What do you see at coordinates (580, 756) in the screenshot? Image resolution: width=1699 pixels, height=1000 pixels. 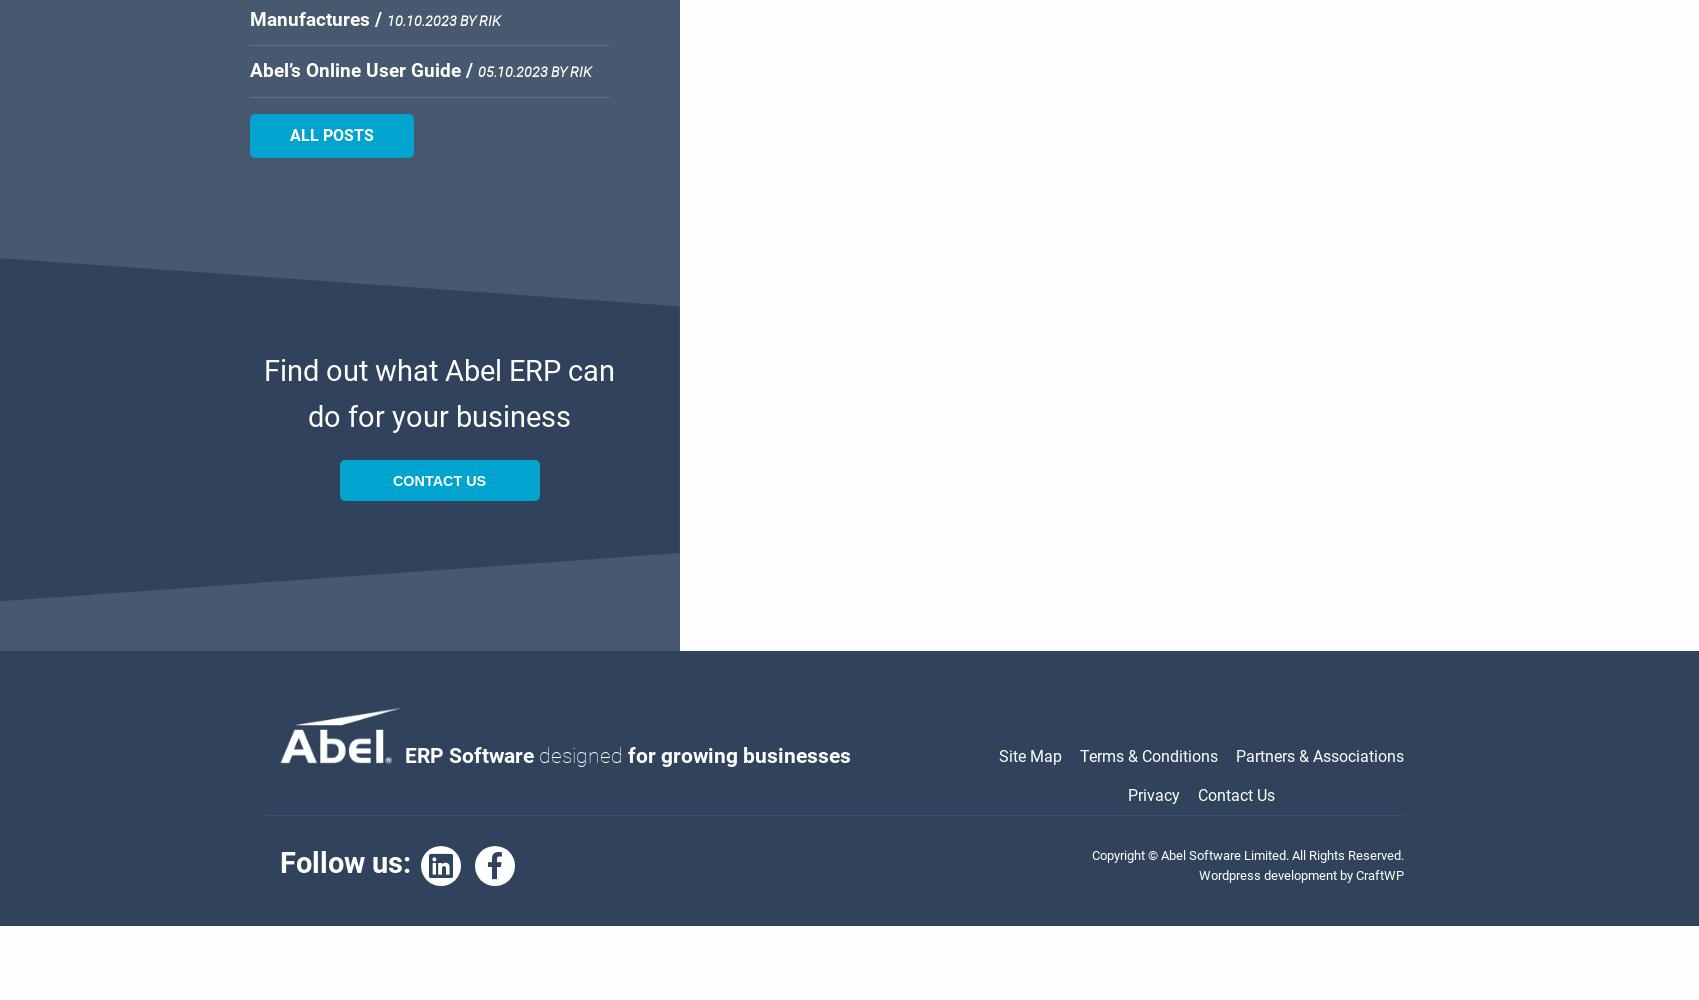 I see `'designed'` at bounding box center [580, 756].